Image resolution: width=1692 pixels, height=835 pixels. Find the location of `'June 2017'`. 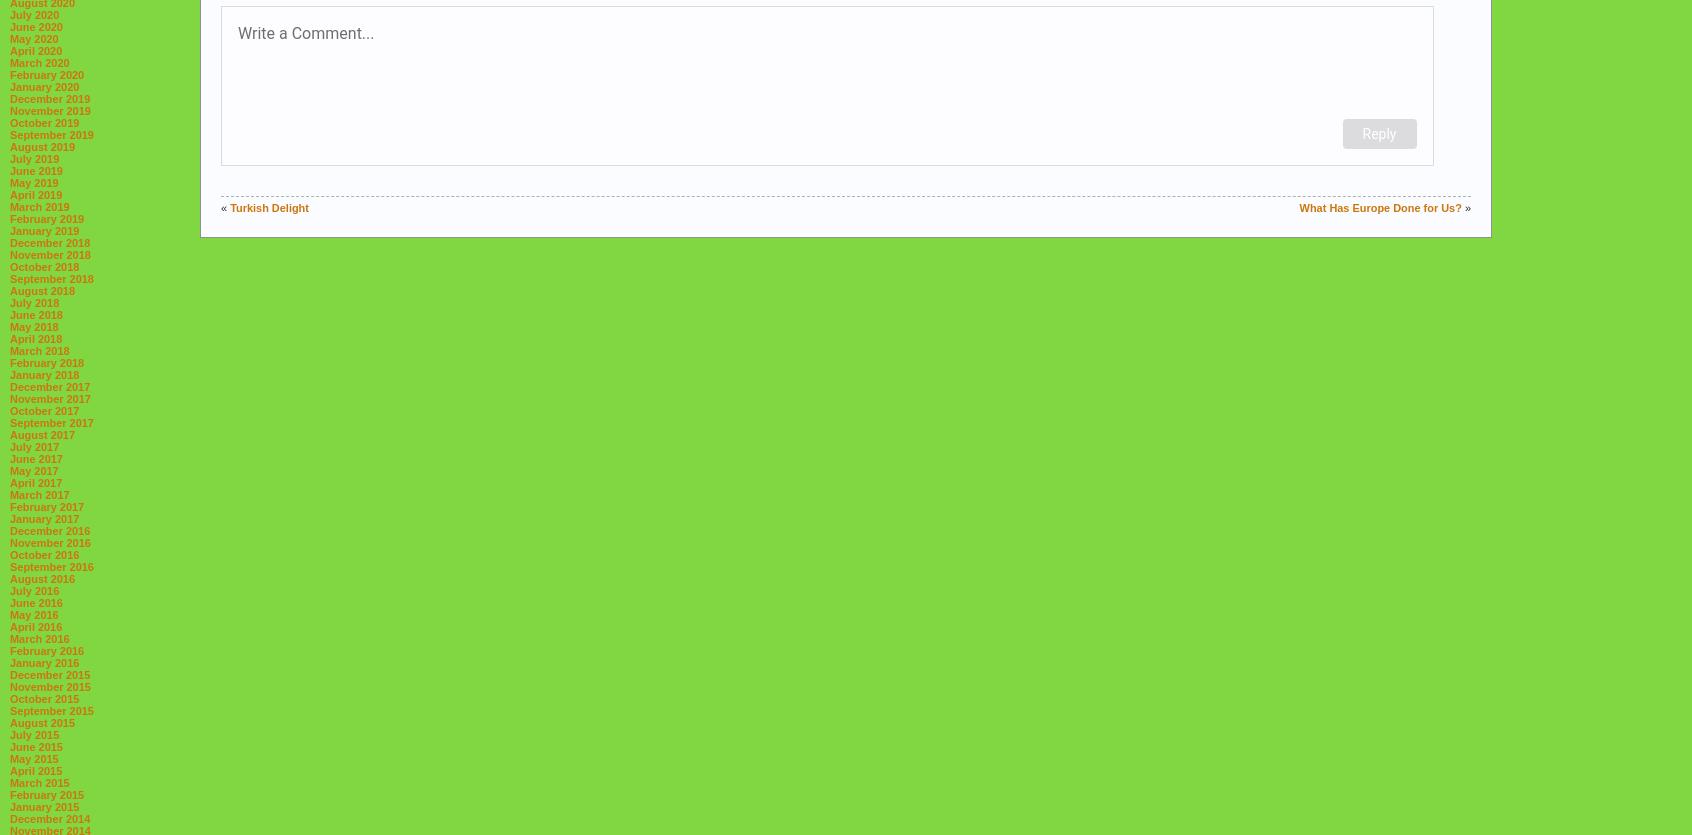

'June 2017' is located at coordinates (35, 457).